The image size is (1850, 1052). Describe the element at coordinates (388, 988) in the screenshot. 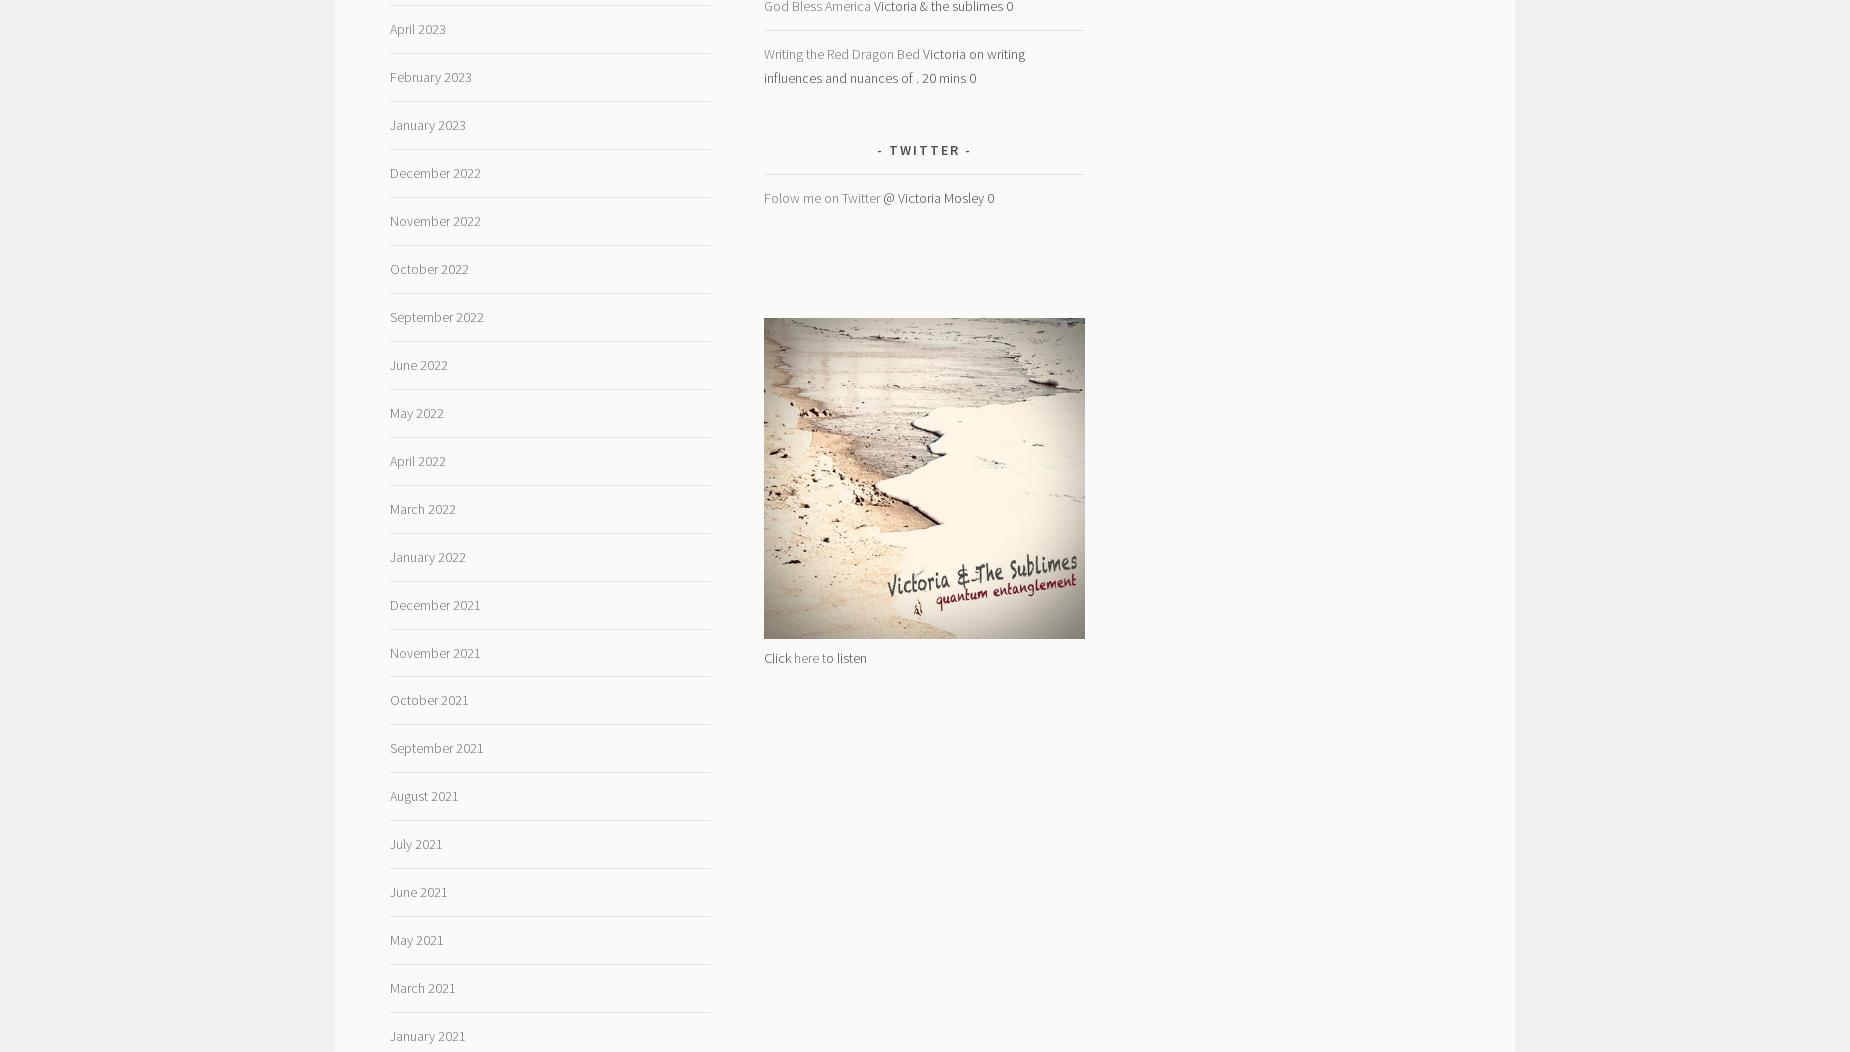

I see `'March 2021'` at that location.